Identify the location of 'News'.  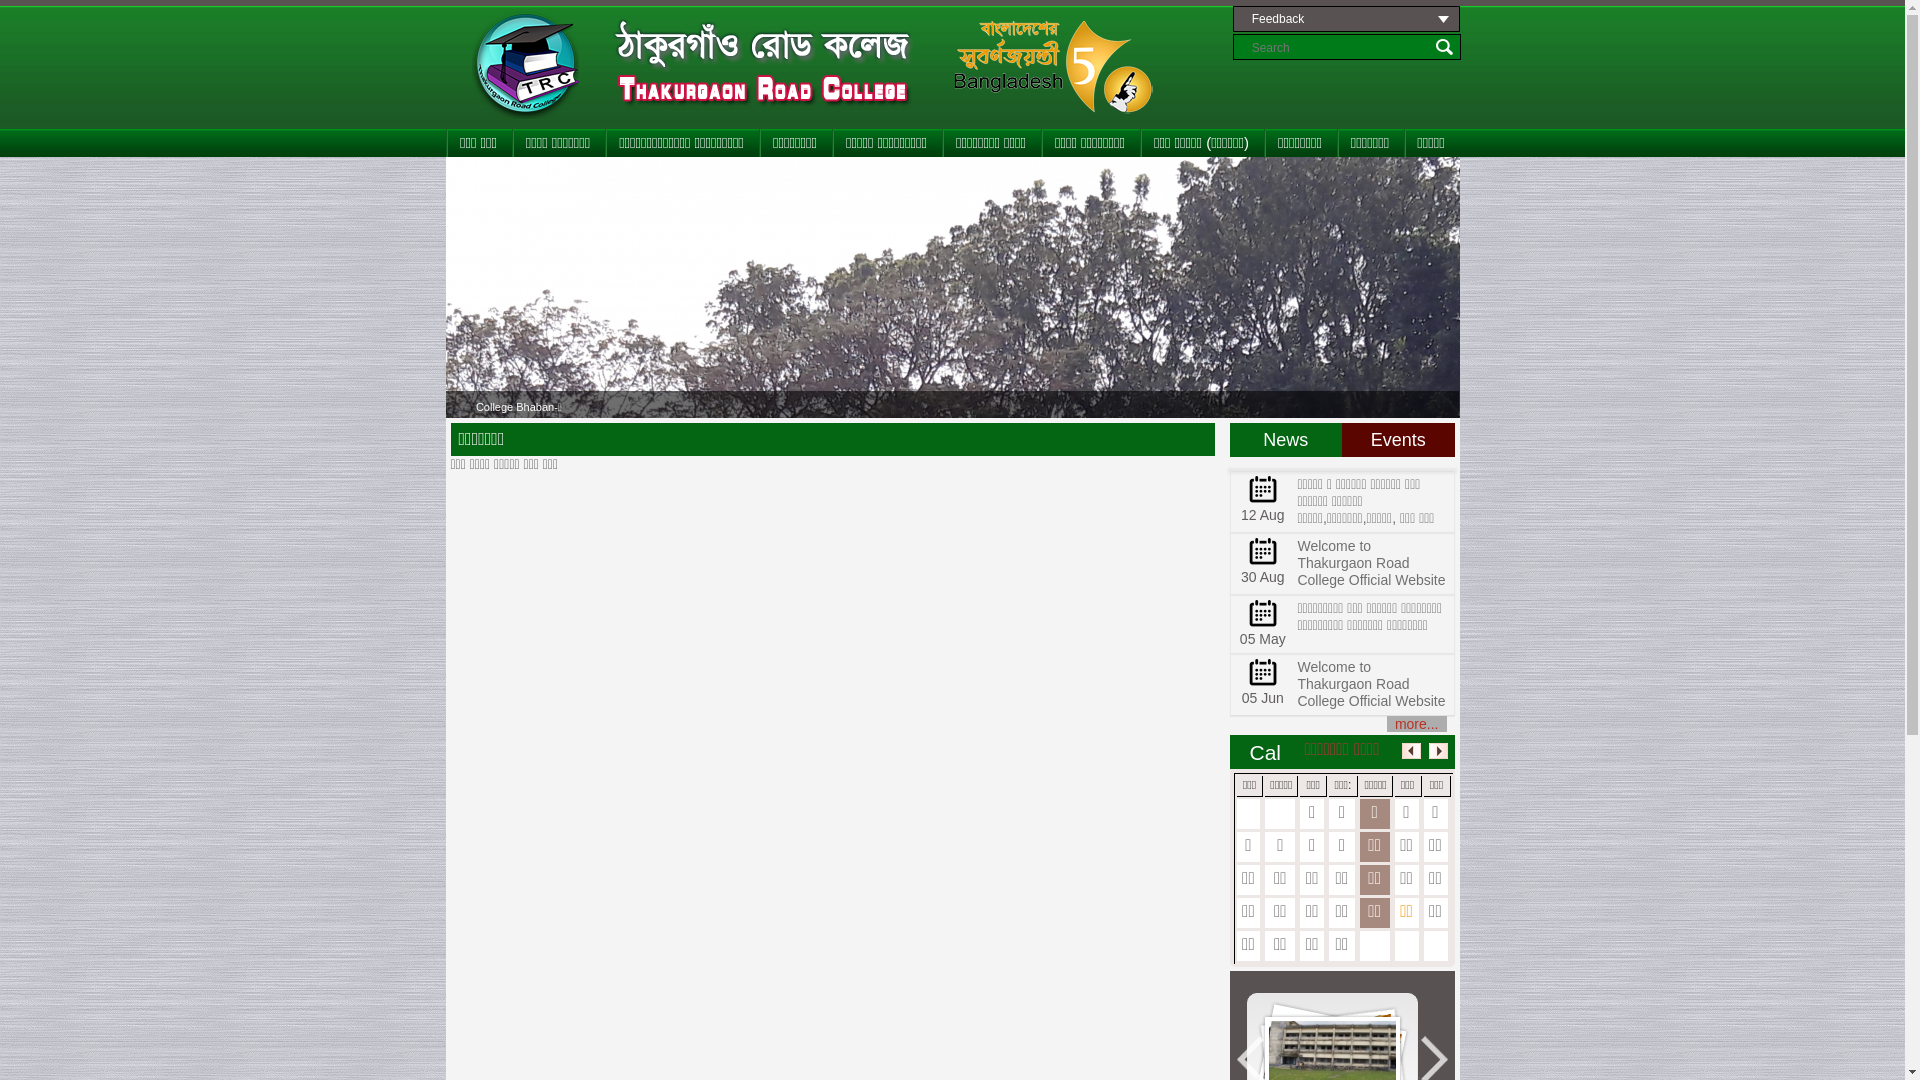
(1286, 438).